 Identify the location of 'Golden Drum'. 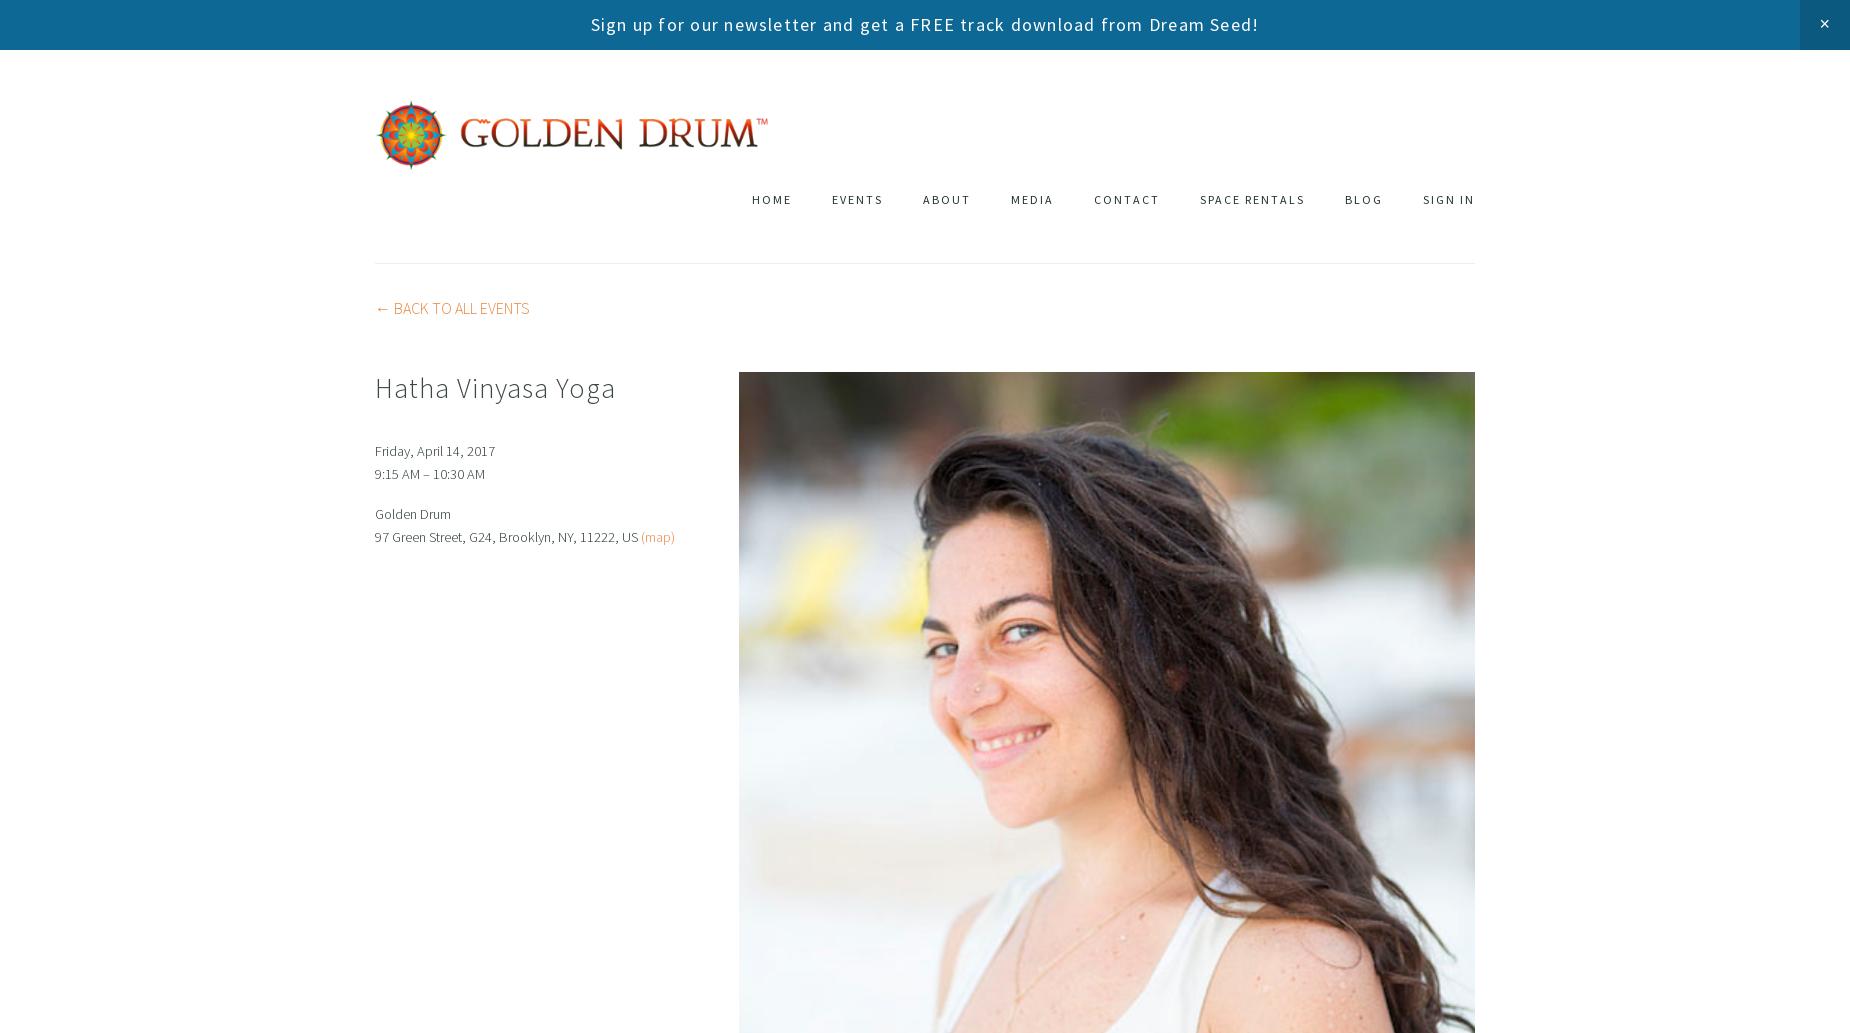
(411, 514).